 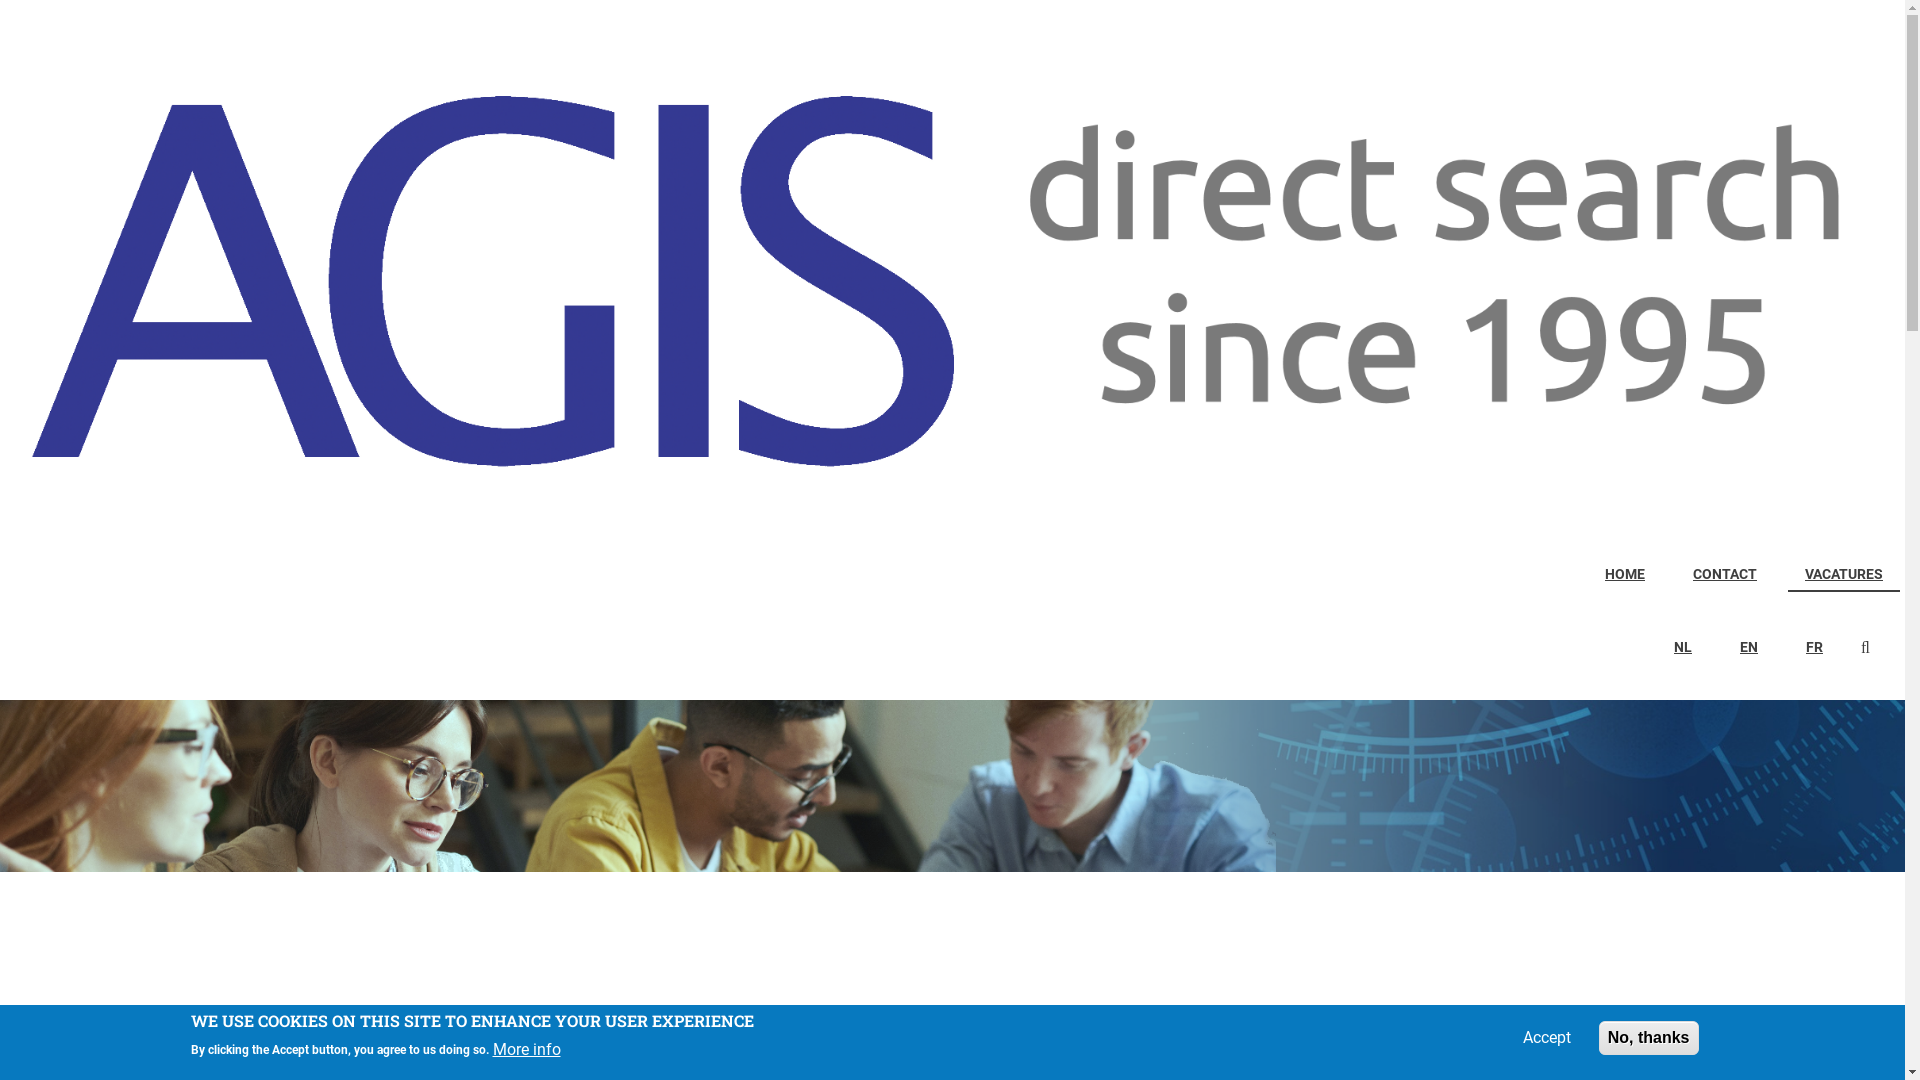 I want to click on 'FR', so click(x=1814, y=648).